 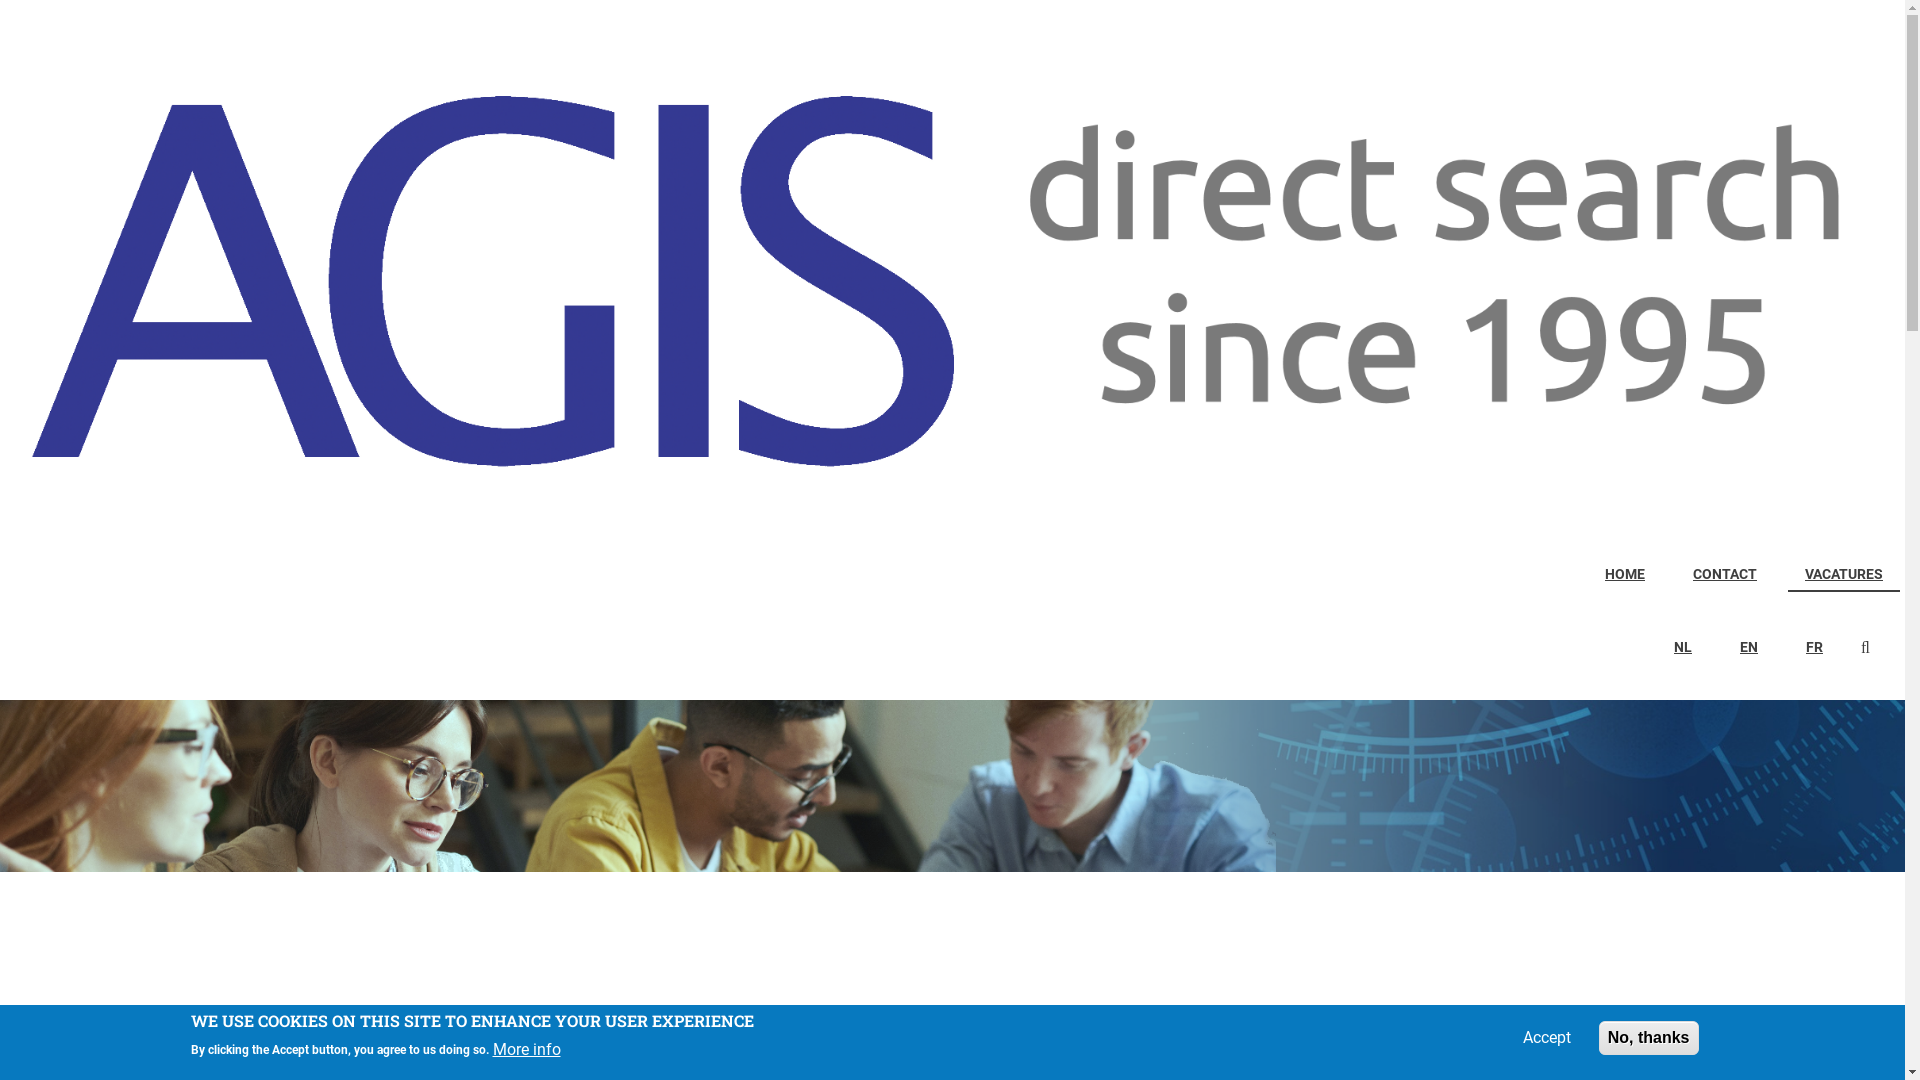 I want to click on 'FR', so click(x=1814, y=648).